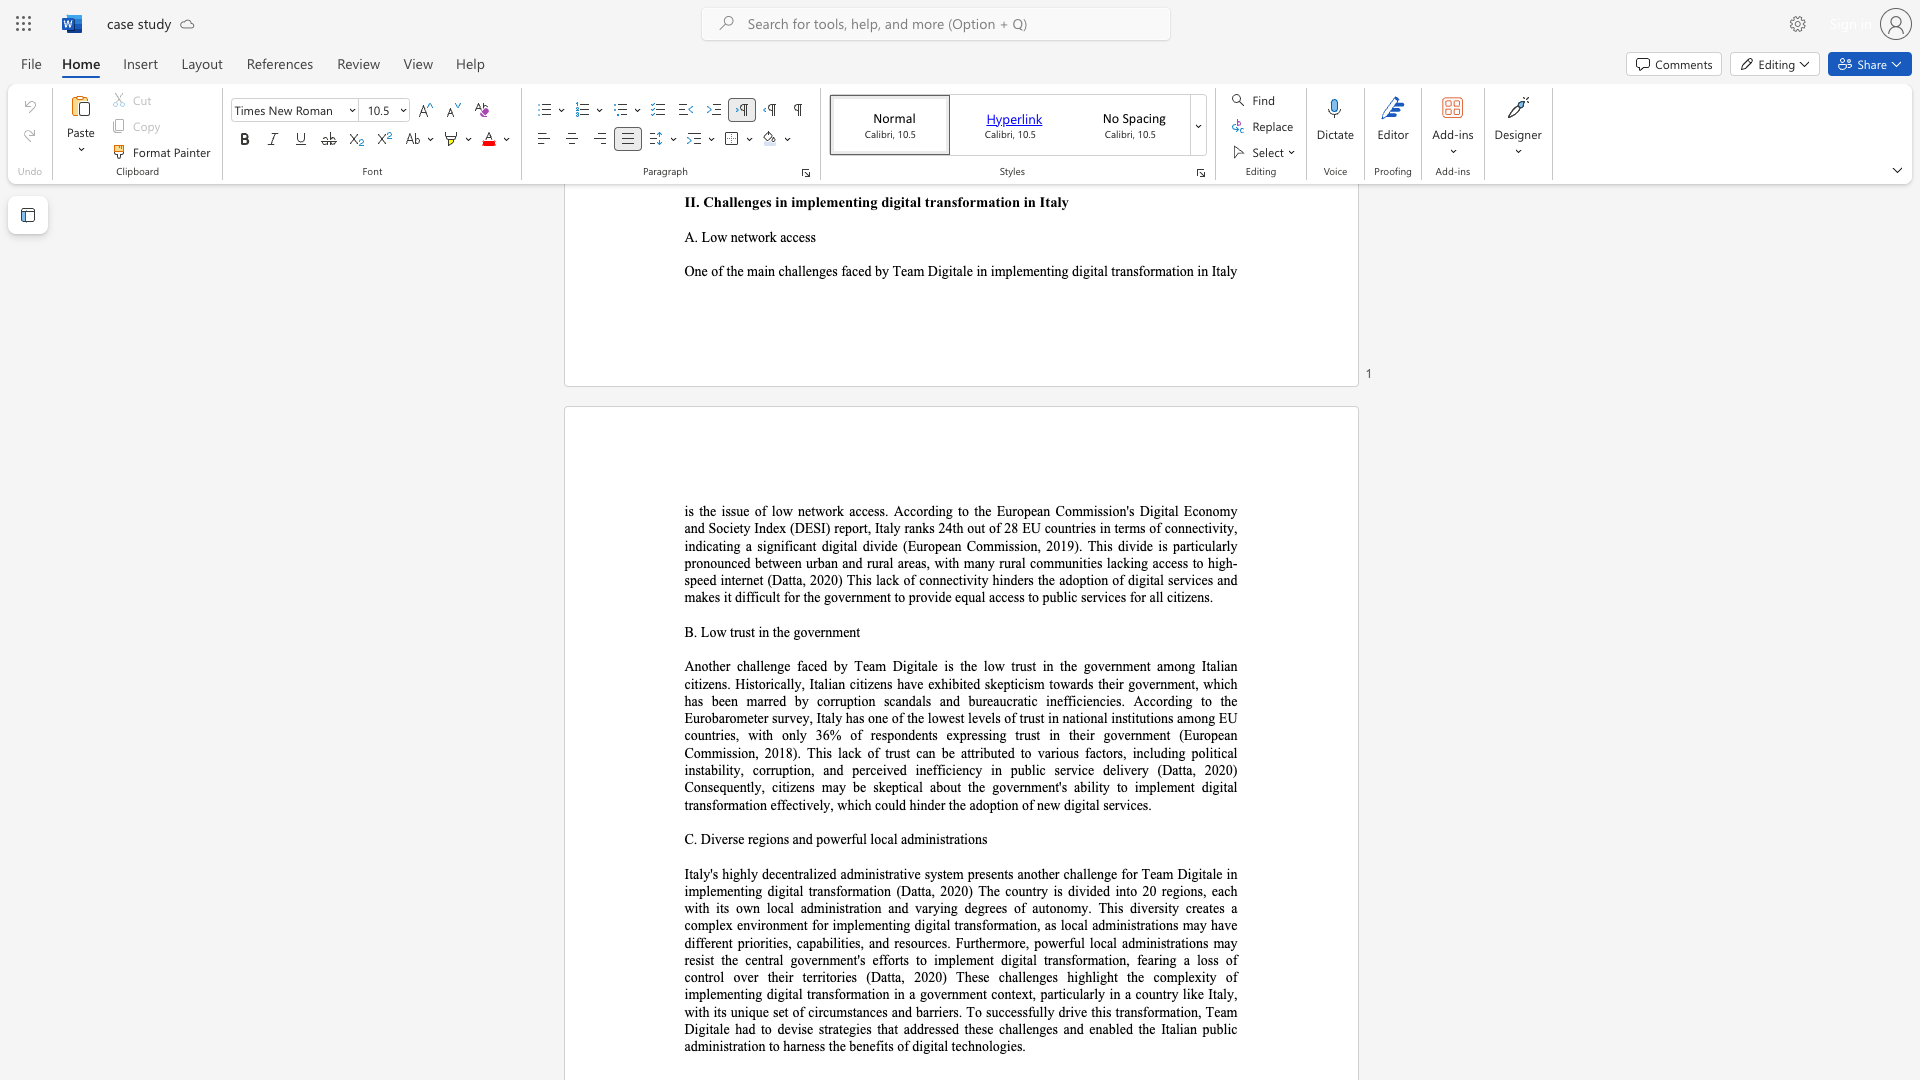 This screenshot has height=1080, width=1920. What do you see at coordinates (1181, 753) in the screenshot?
I see `the 1th character "g" in the text` at bounding box center [1181, 753].